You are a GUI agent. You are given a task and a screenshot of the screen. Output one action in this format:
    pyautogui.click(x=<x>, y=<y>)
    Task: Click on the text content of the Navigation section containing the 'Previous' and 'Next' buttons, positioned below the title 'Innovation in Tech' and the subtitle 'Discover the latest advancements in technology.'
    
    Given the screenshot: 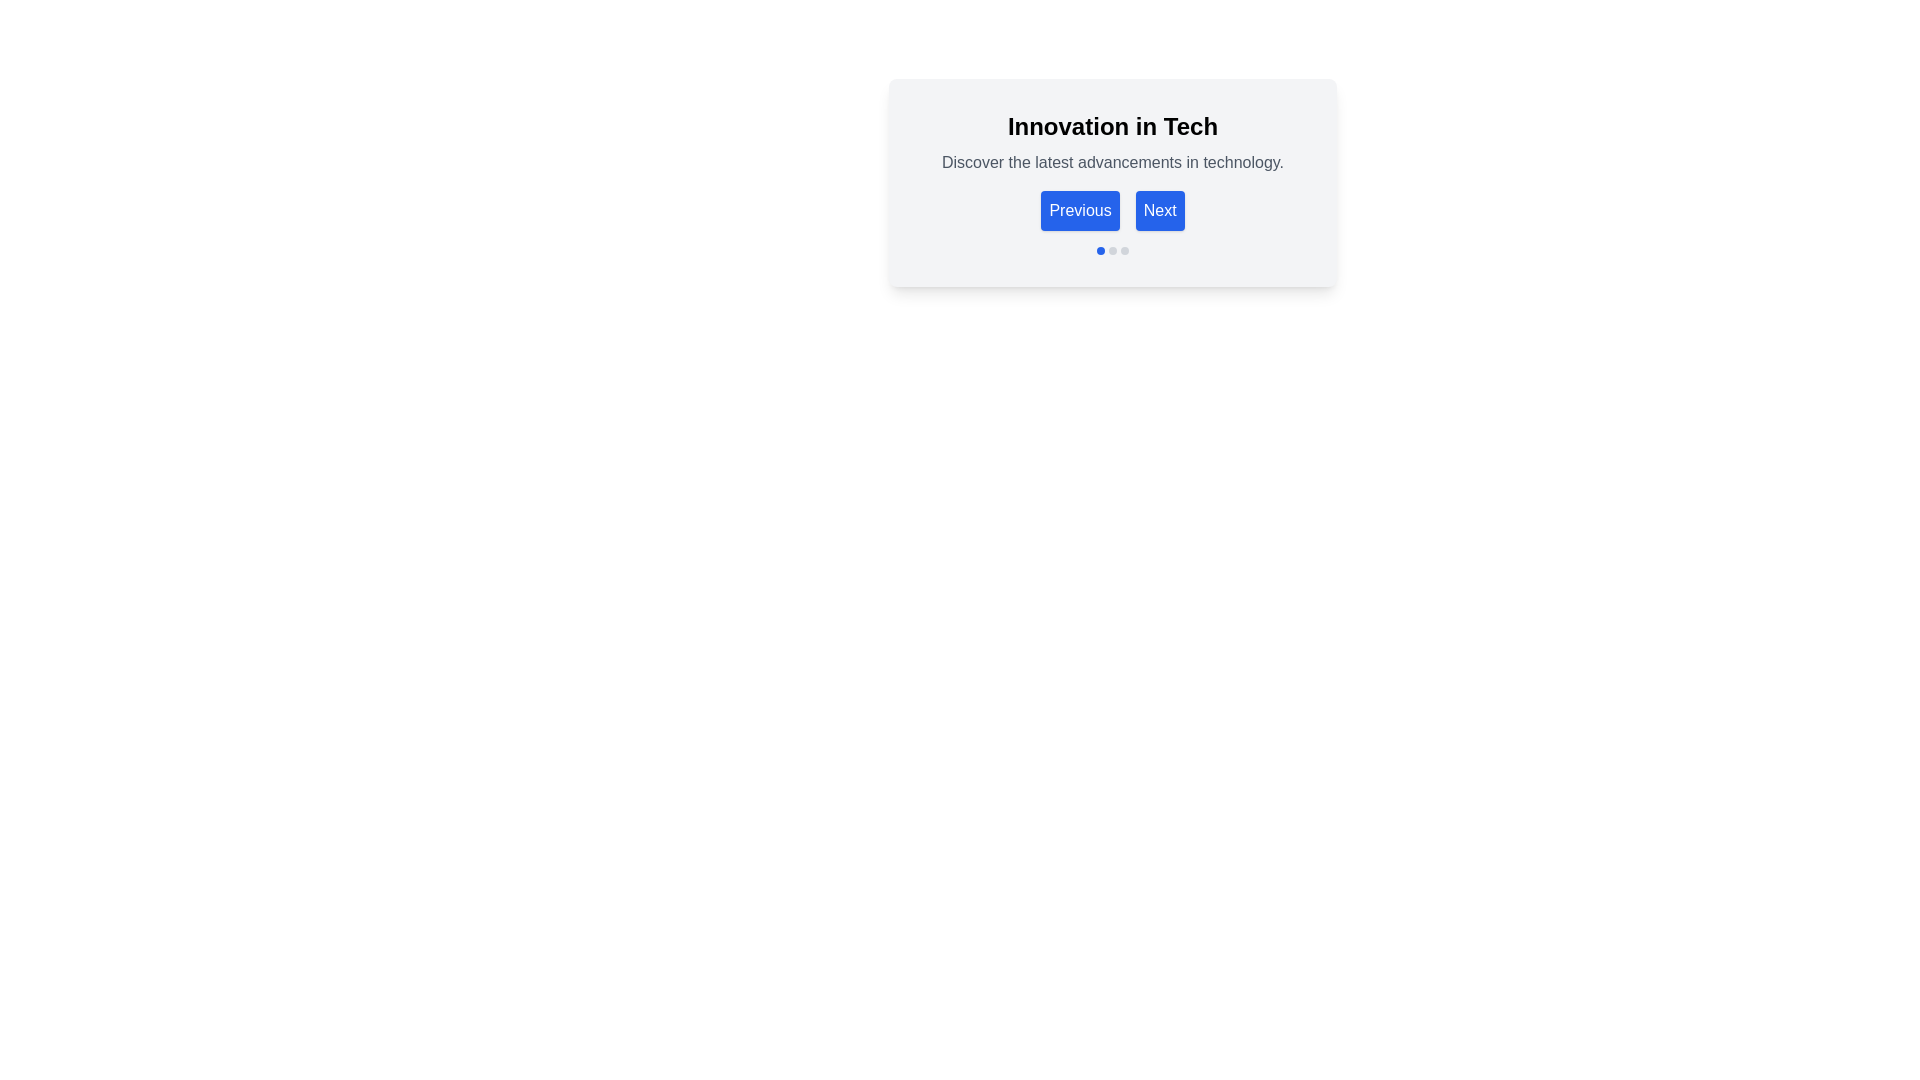 What is the action you would take?
    pyautogui.click(x=1112, y=169)
    